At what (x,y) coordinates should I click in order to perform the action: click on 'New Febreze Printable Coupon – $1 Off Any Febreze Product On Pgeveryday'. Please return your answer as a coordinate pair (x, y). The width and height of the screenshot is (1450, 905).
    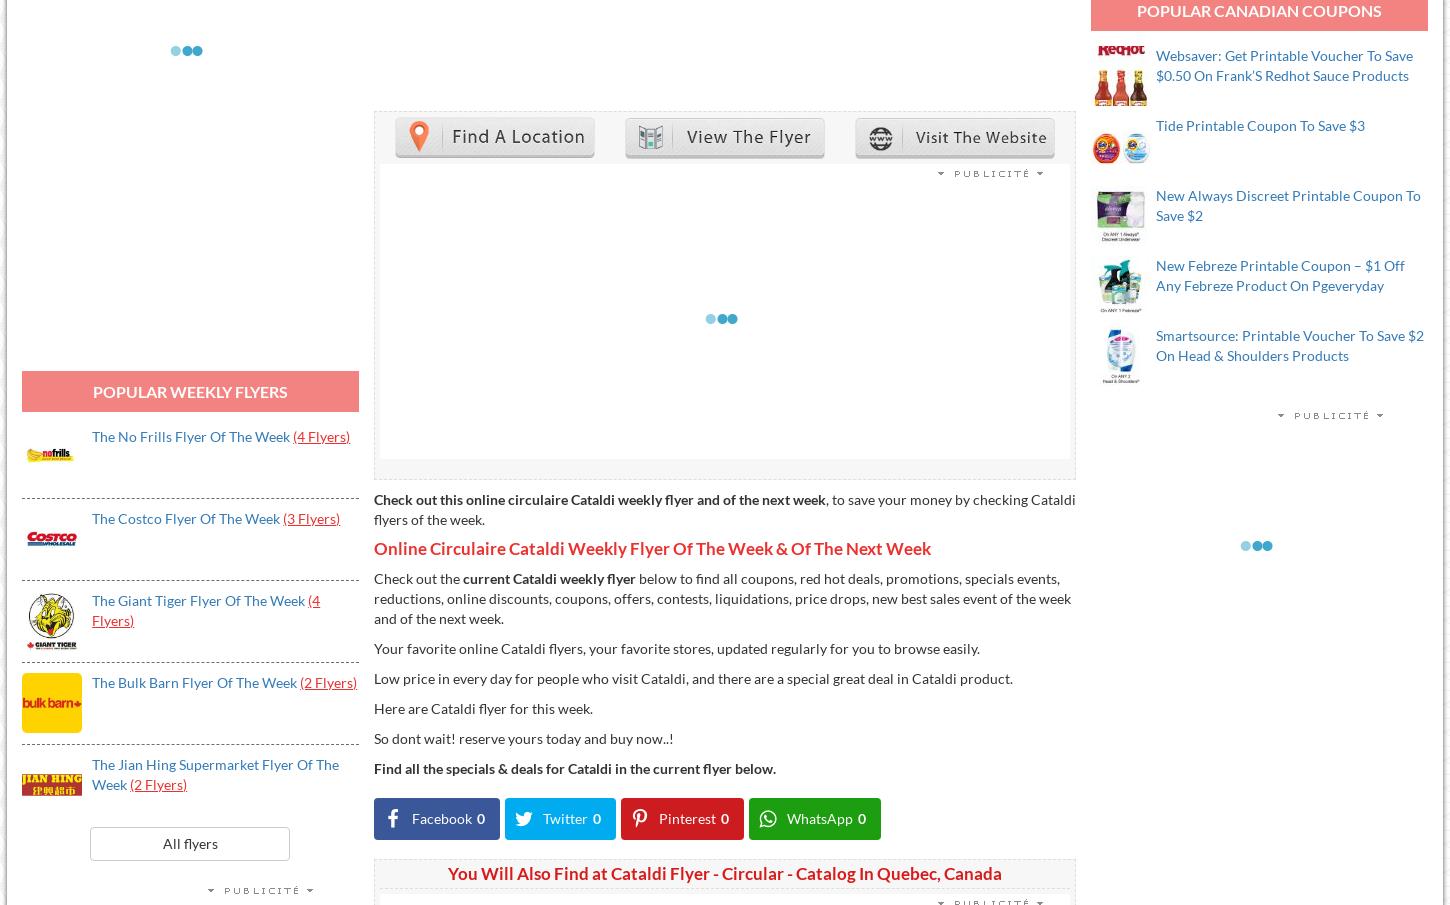
    Looking at the image, I should click on (1280, 275).